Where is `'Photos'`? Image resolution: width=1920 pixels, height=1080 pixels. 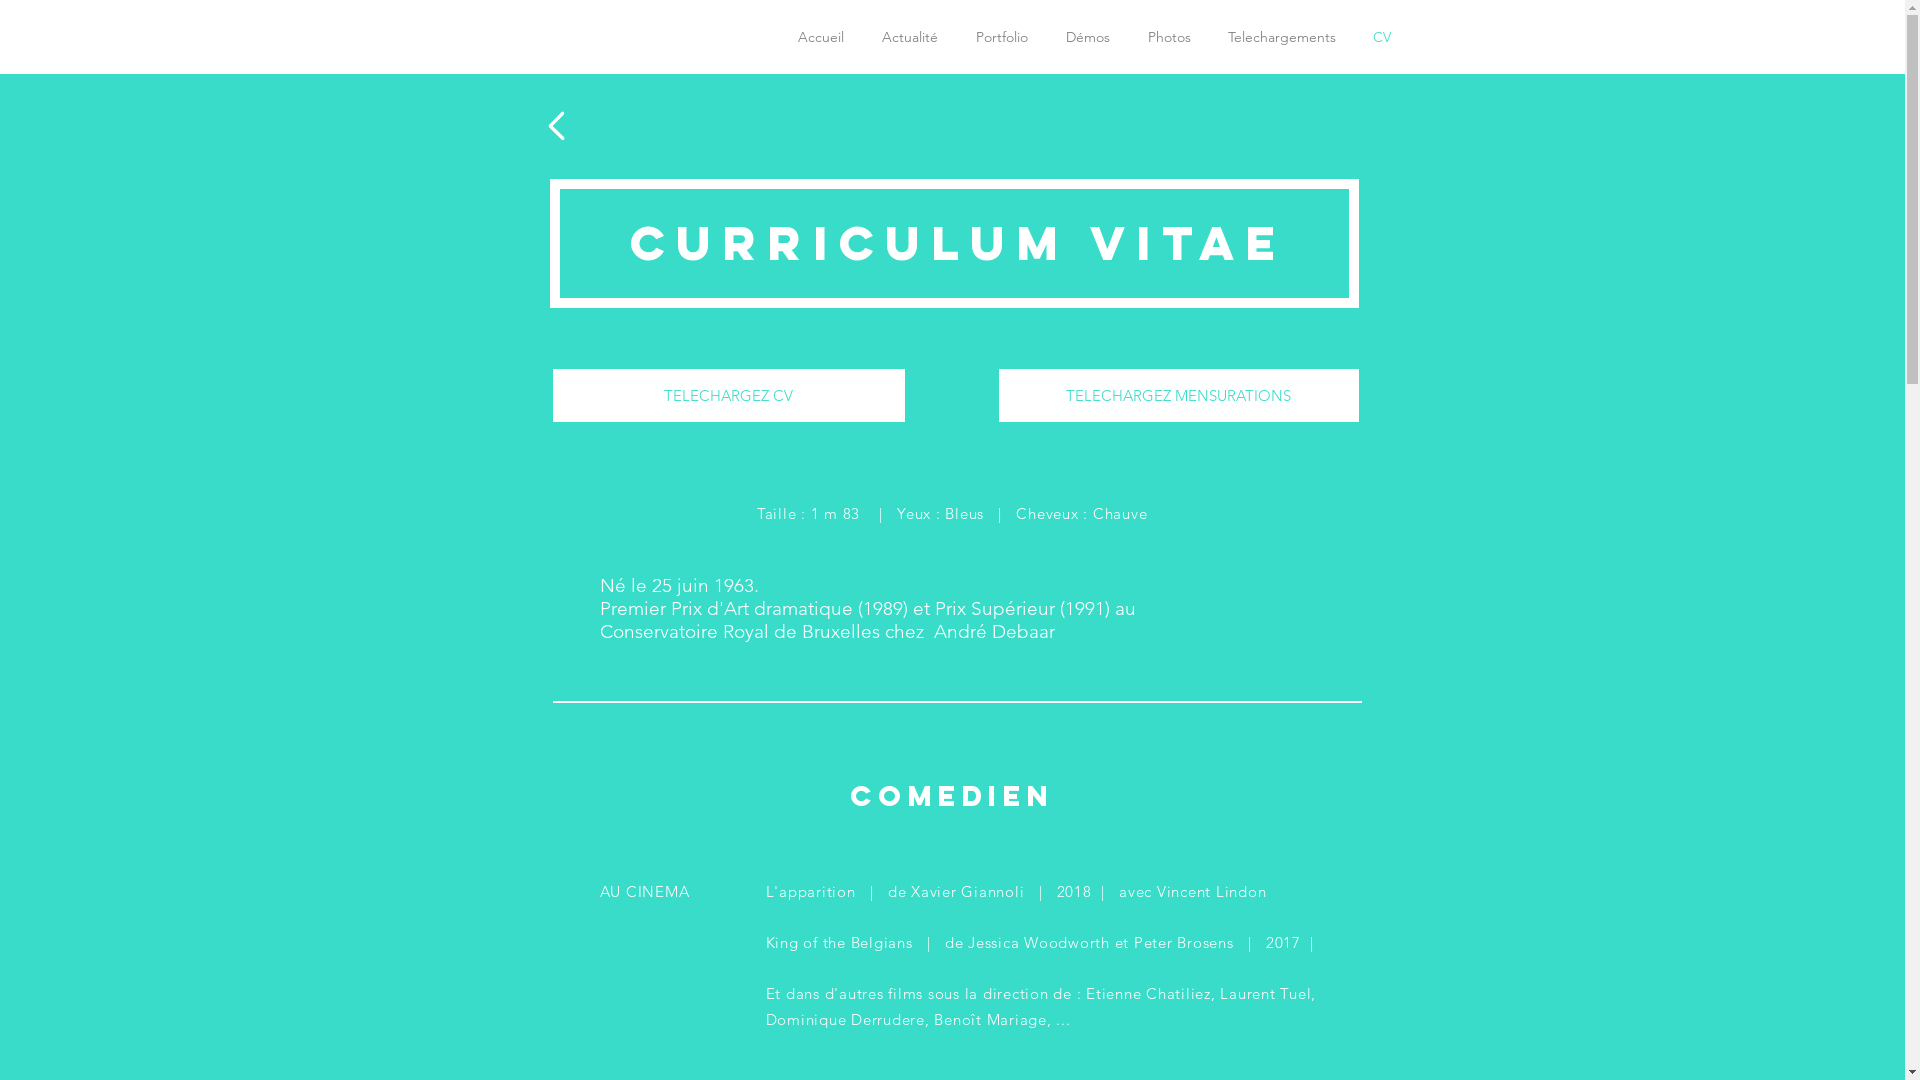
'Photos' is located at coordinates (1168, 37).